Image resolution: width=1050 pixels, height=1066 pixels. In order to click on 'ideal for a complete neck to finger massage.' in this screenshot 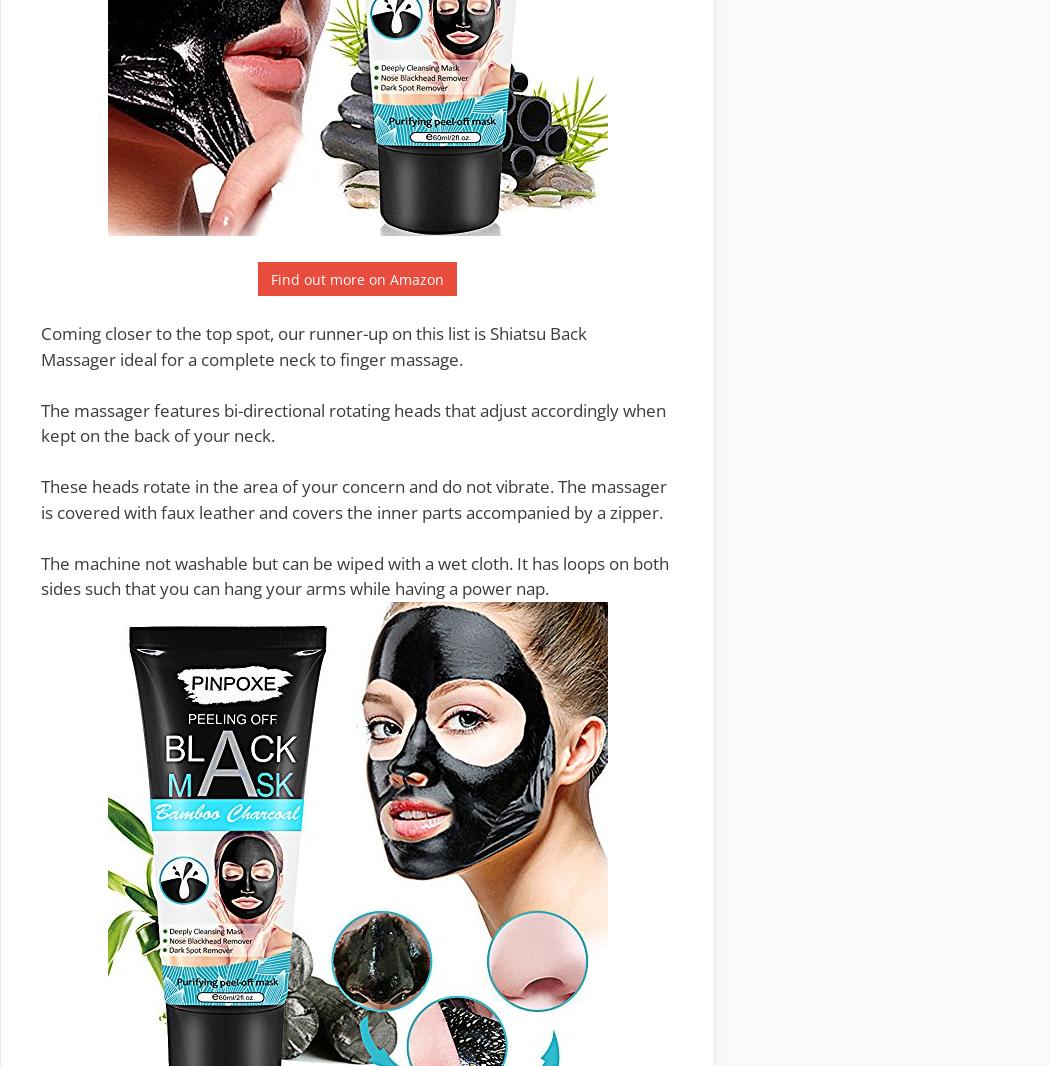, I will do `click(115, 358)`.